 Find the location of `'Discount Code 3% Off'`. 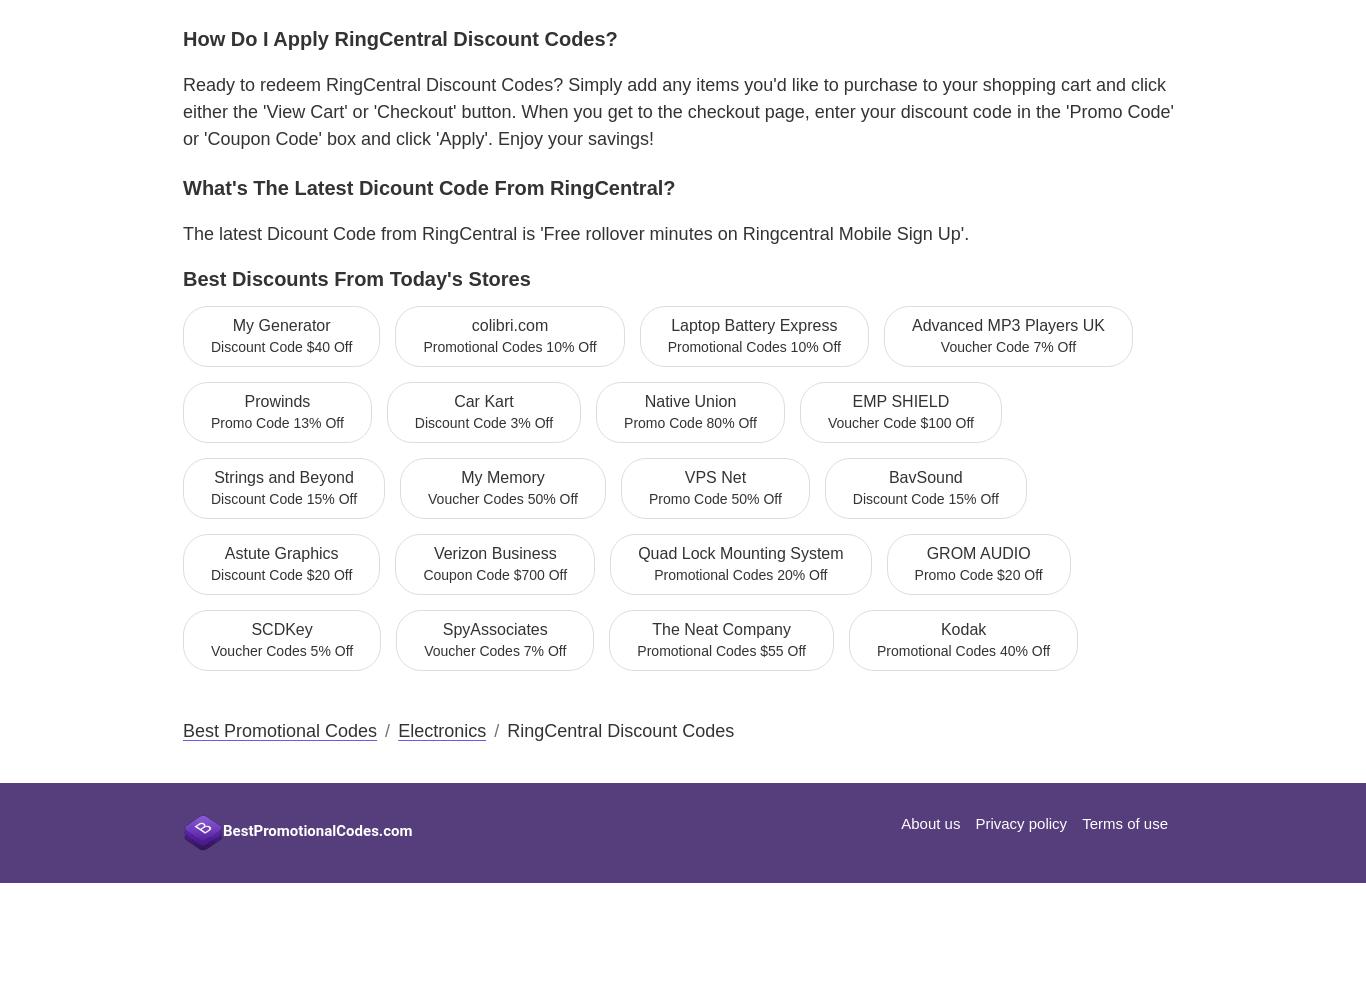

'Discount Code 3% Off' is located at coordinates (483, 421).